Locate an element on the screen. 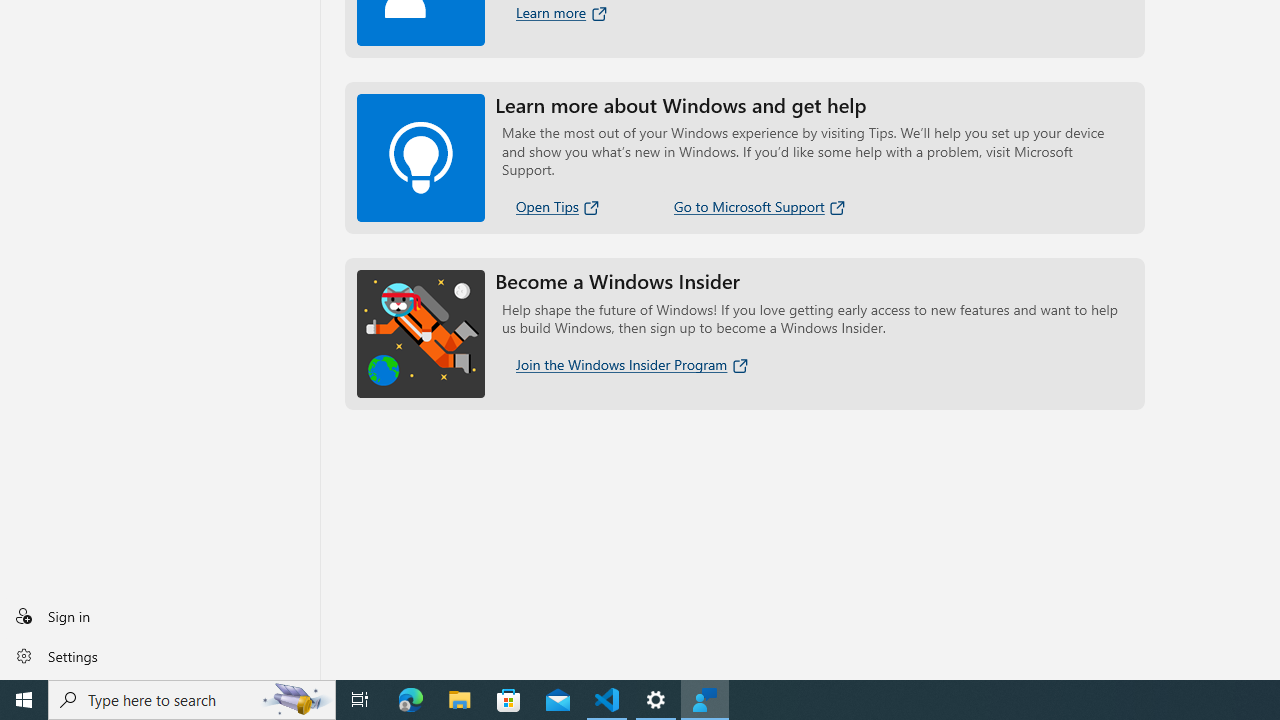 This screenshot has width=1280, height=720. 'Microsoft Store' is located at coordinates (509, 698).